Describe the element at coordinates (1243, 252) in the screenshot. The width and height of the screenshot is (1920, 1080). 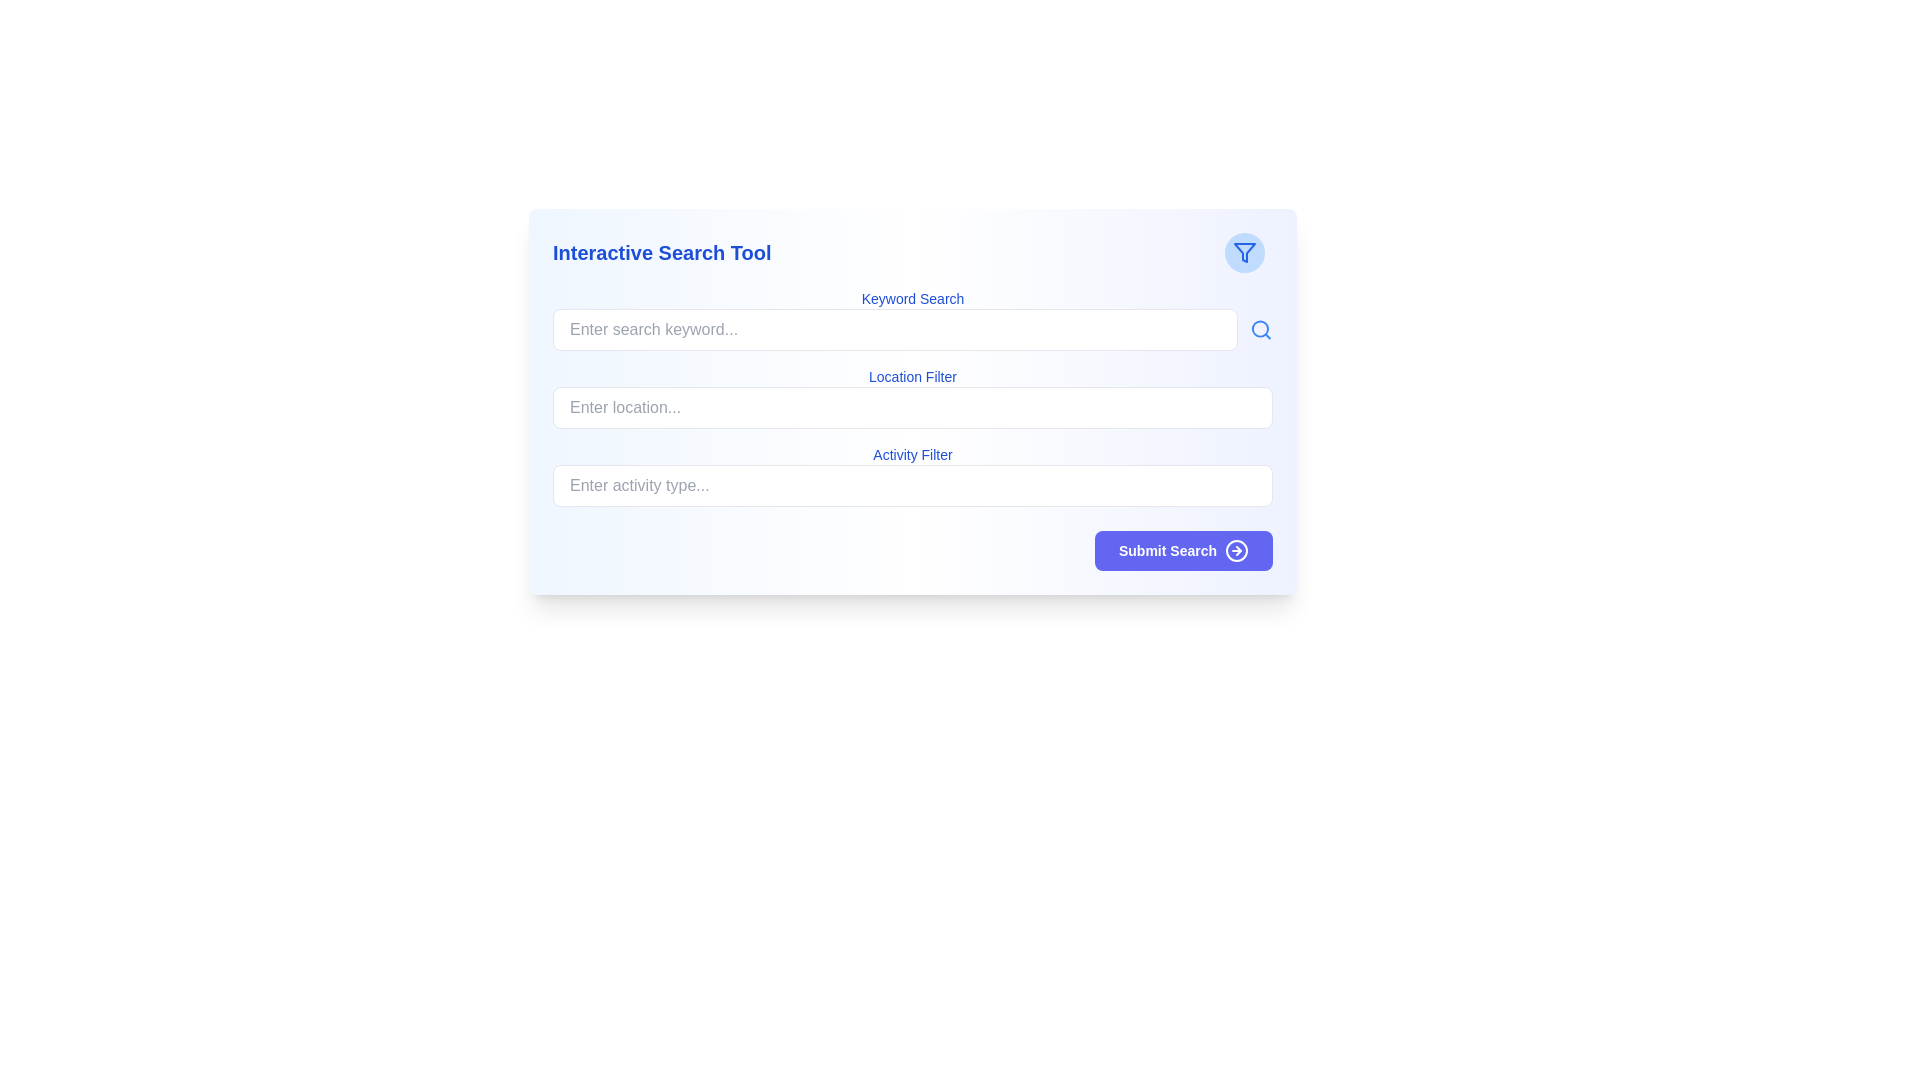
I see `the SVG icon embedded inside the interactive filter button` at that location.